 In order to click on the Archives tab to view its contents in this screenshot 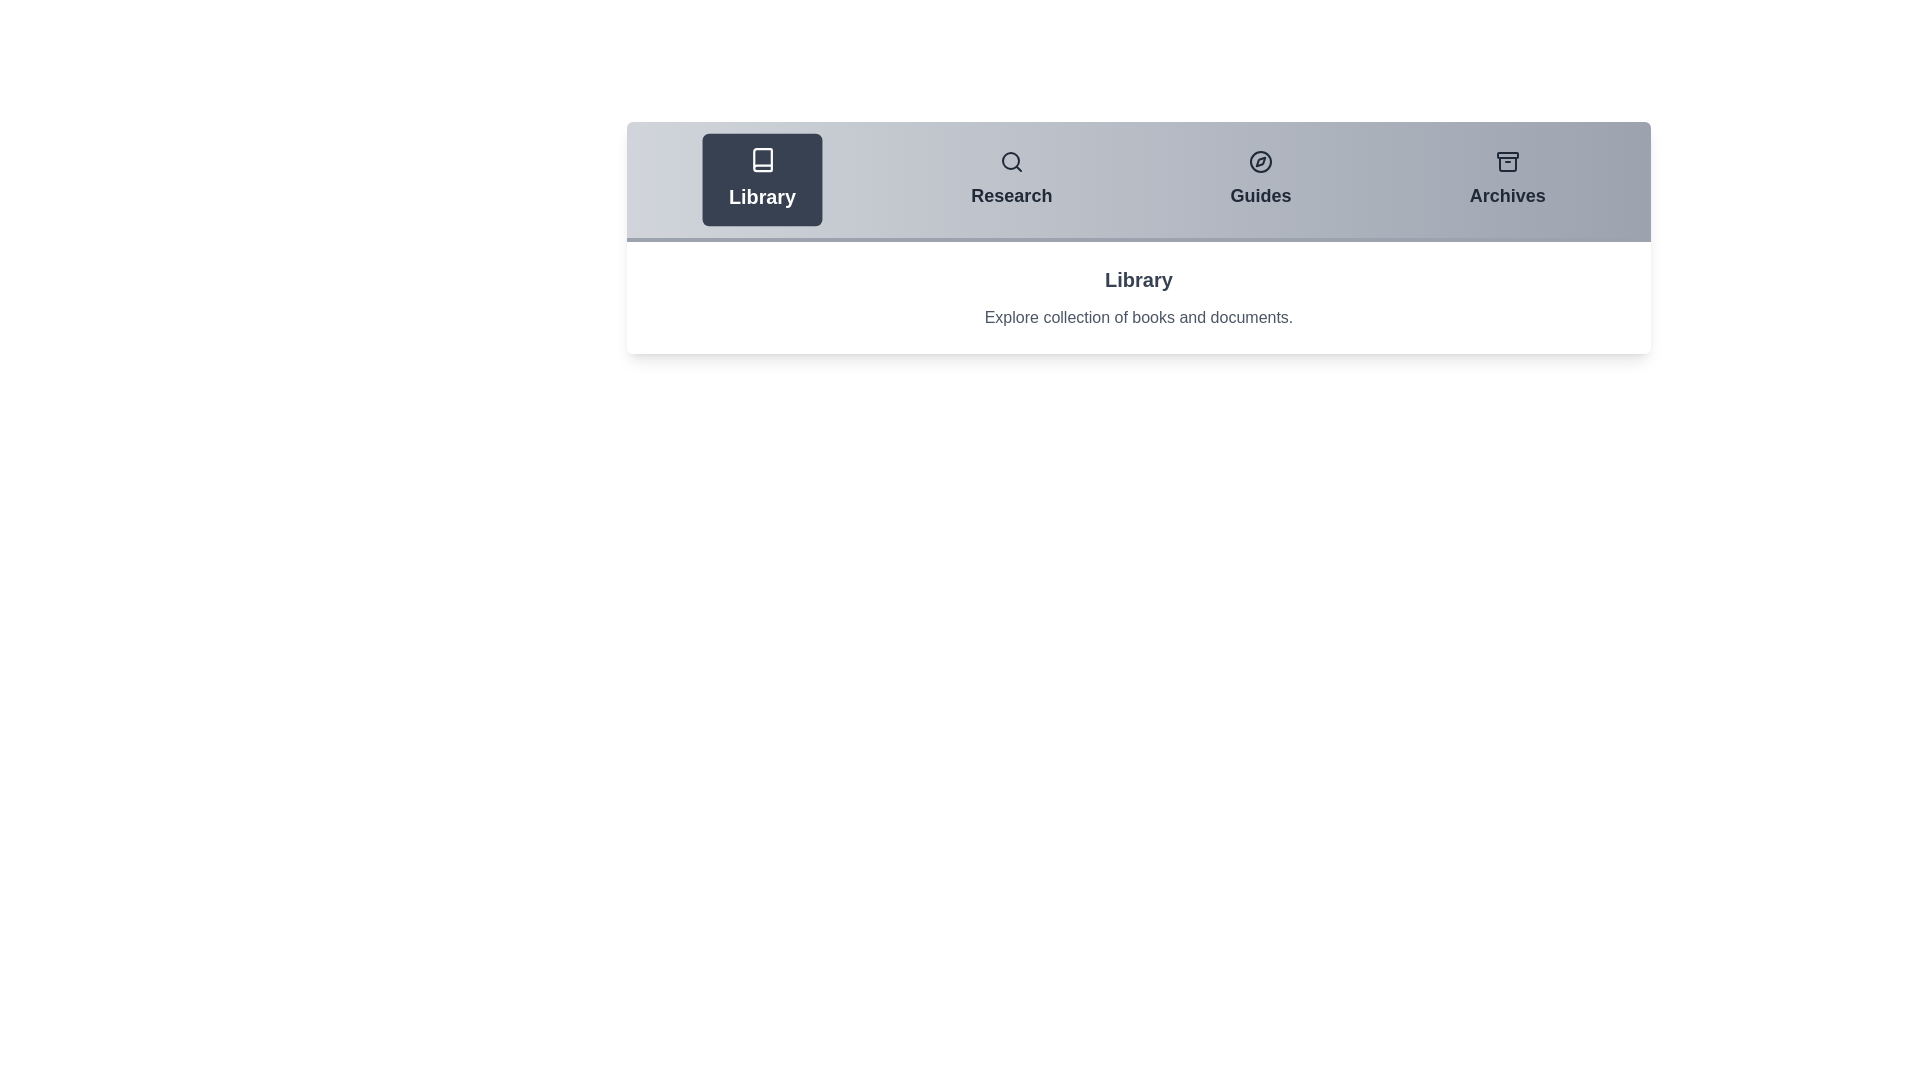, I will do `click(1507, 180)`.